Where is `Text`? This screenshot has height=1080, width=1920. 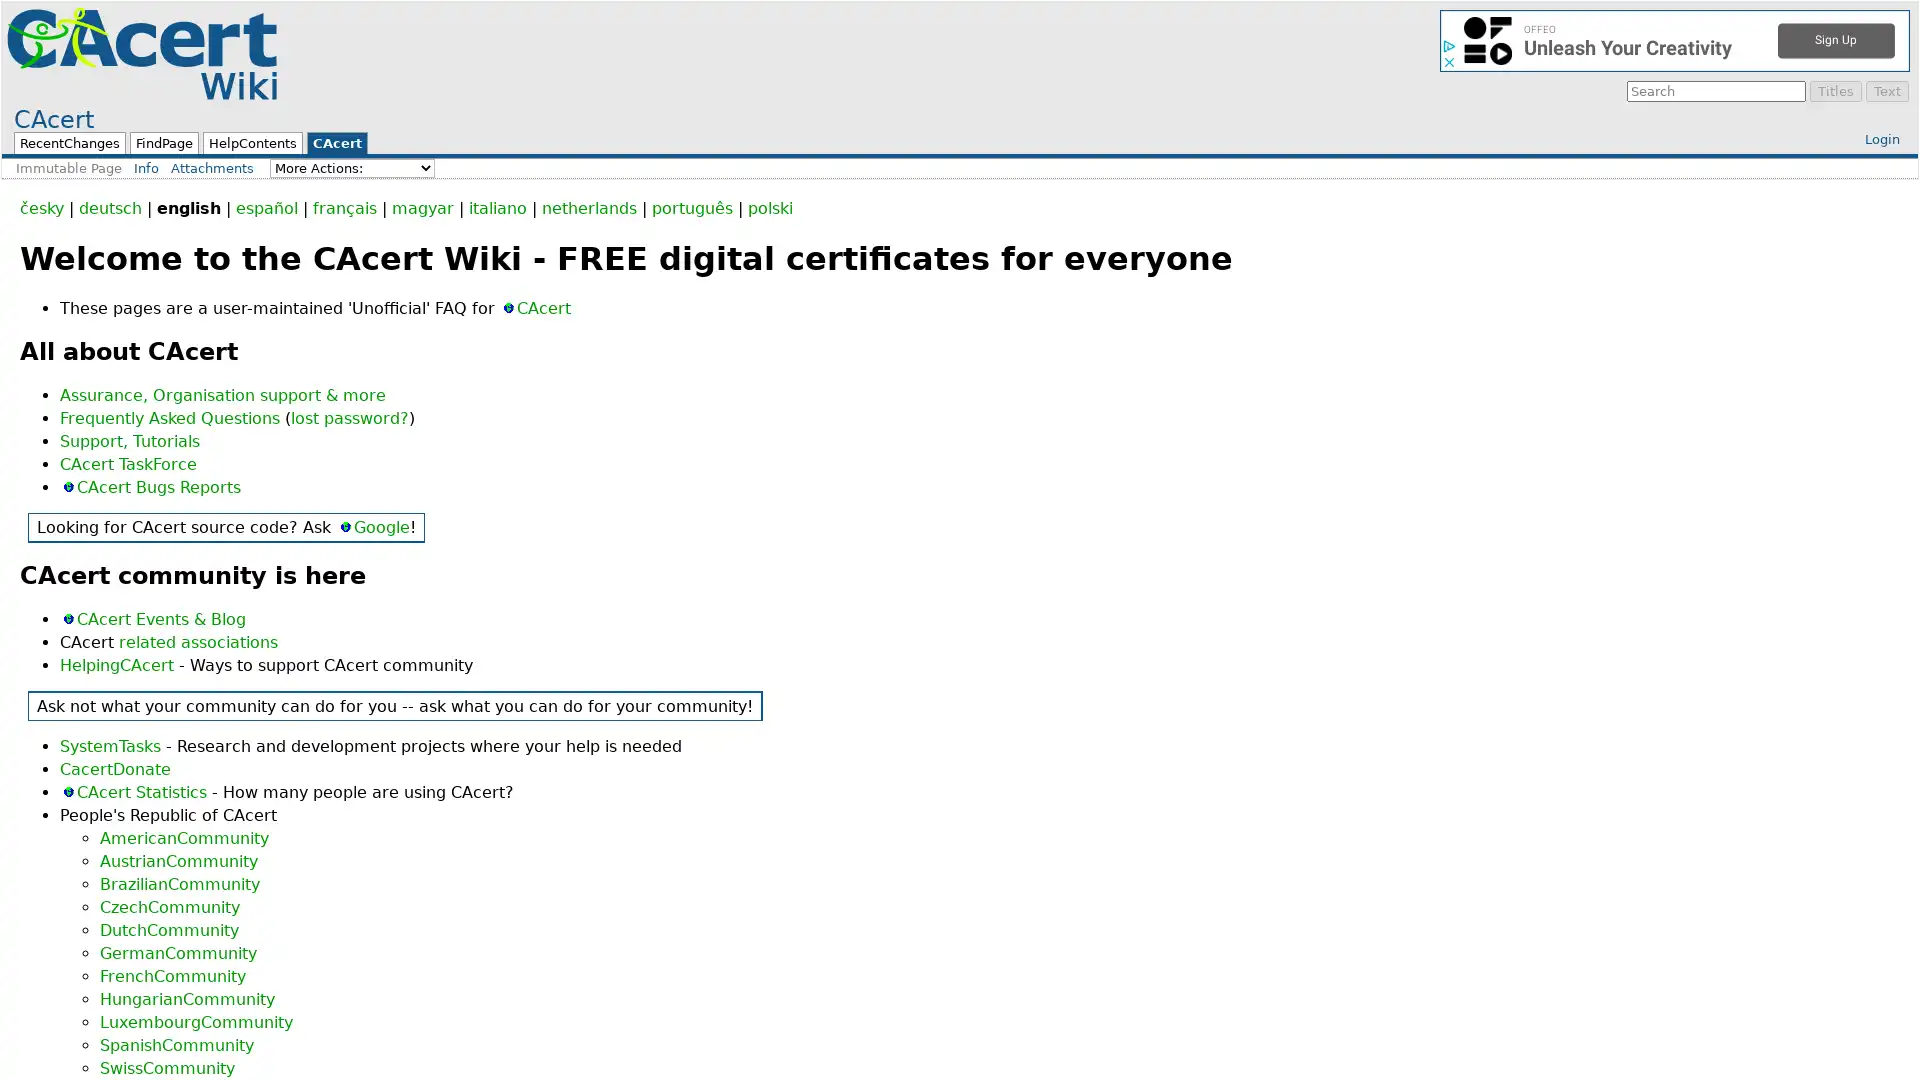 Text is located at coordinates (1886, 91).